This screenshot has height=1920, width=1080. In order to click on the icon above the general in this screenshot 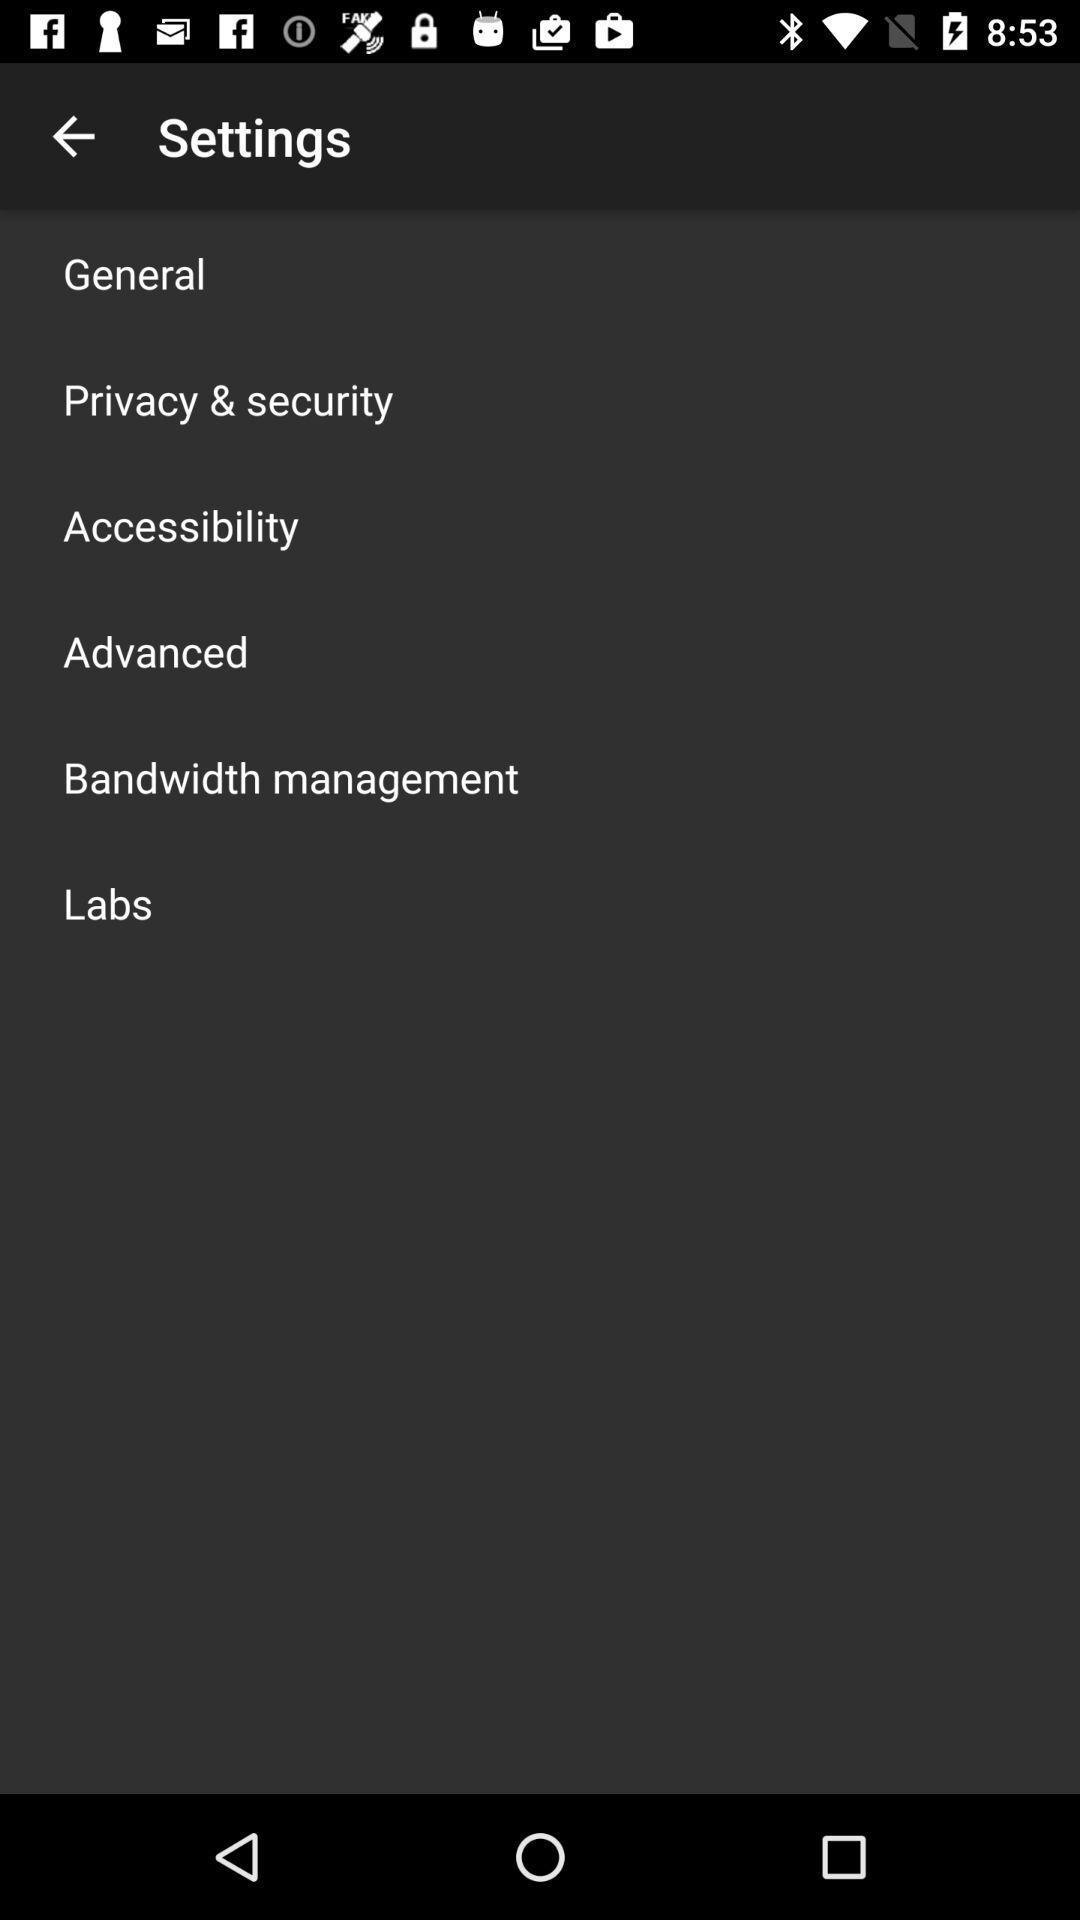, I will do `click(72, 135)`.